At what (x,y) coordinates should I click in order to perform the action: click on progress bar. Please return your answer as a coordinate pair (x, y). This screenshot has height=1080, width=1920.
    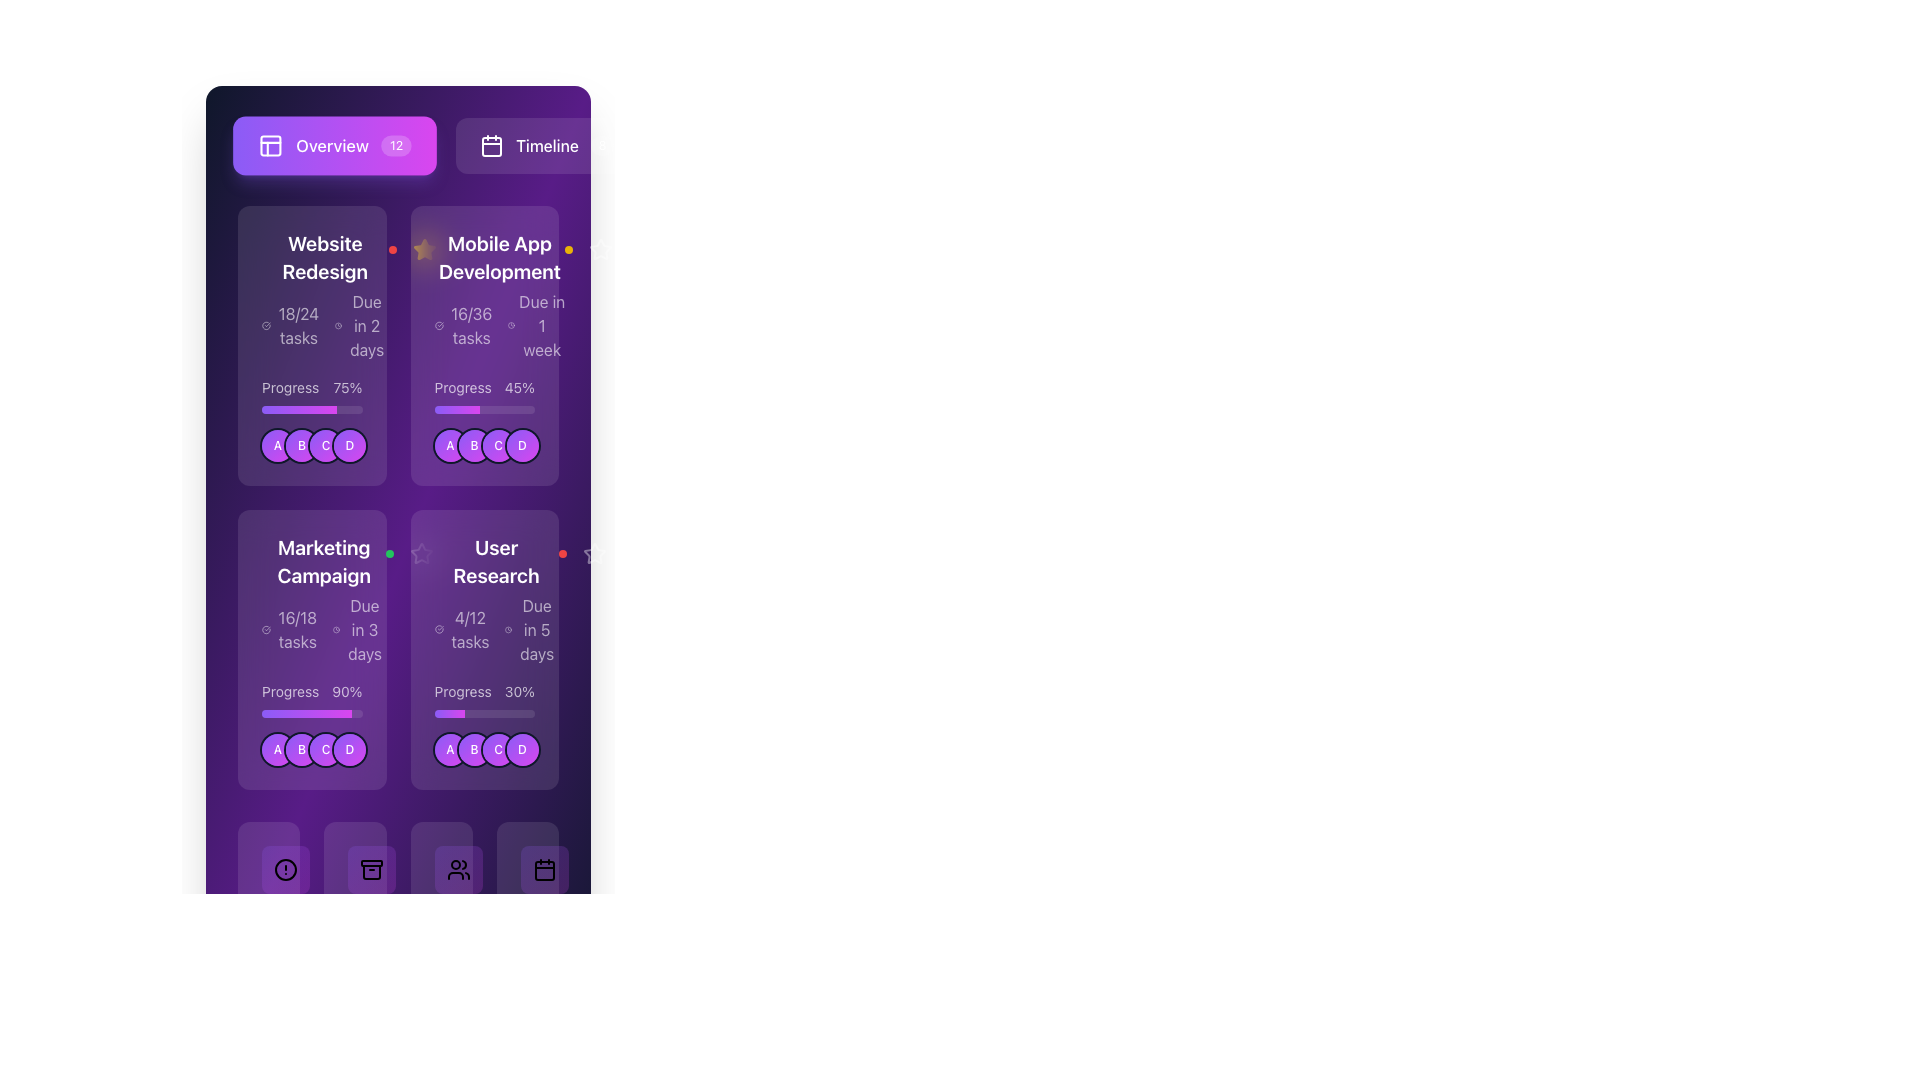
    Looking at the image, I should click on (334, 712).